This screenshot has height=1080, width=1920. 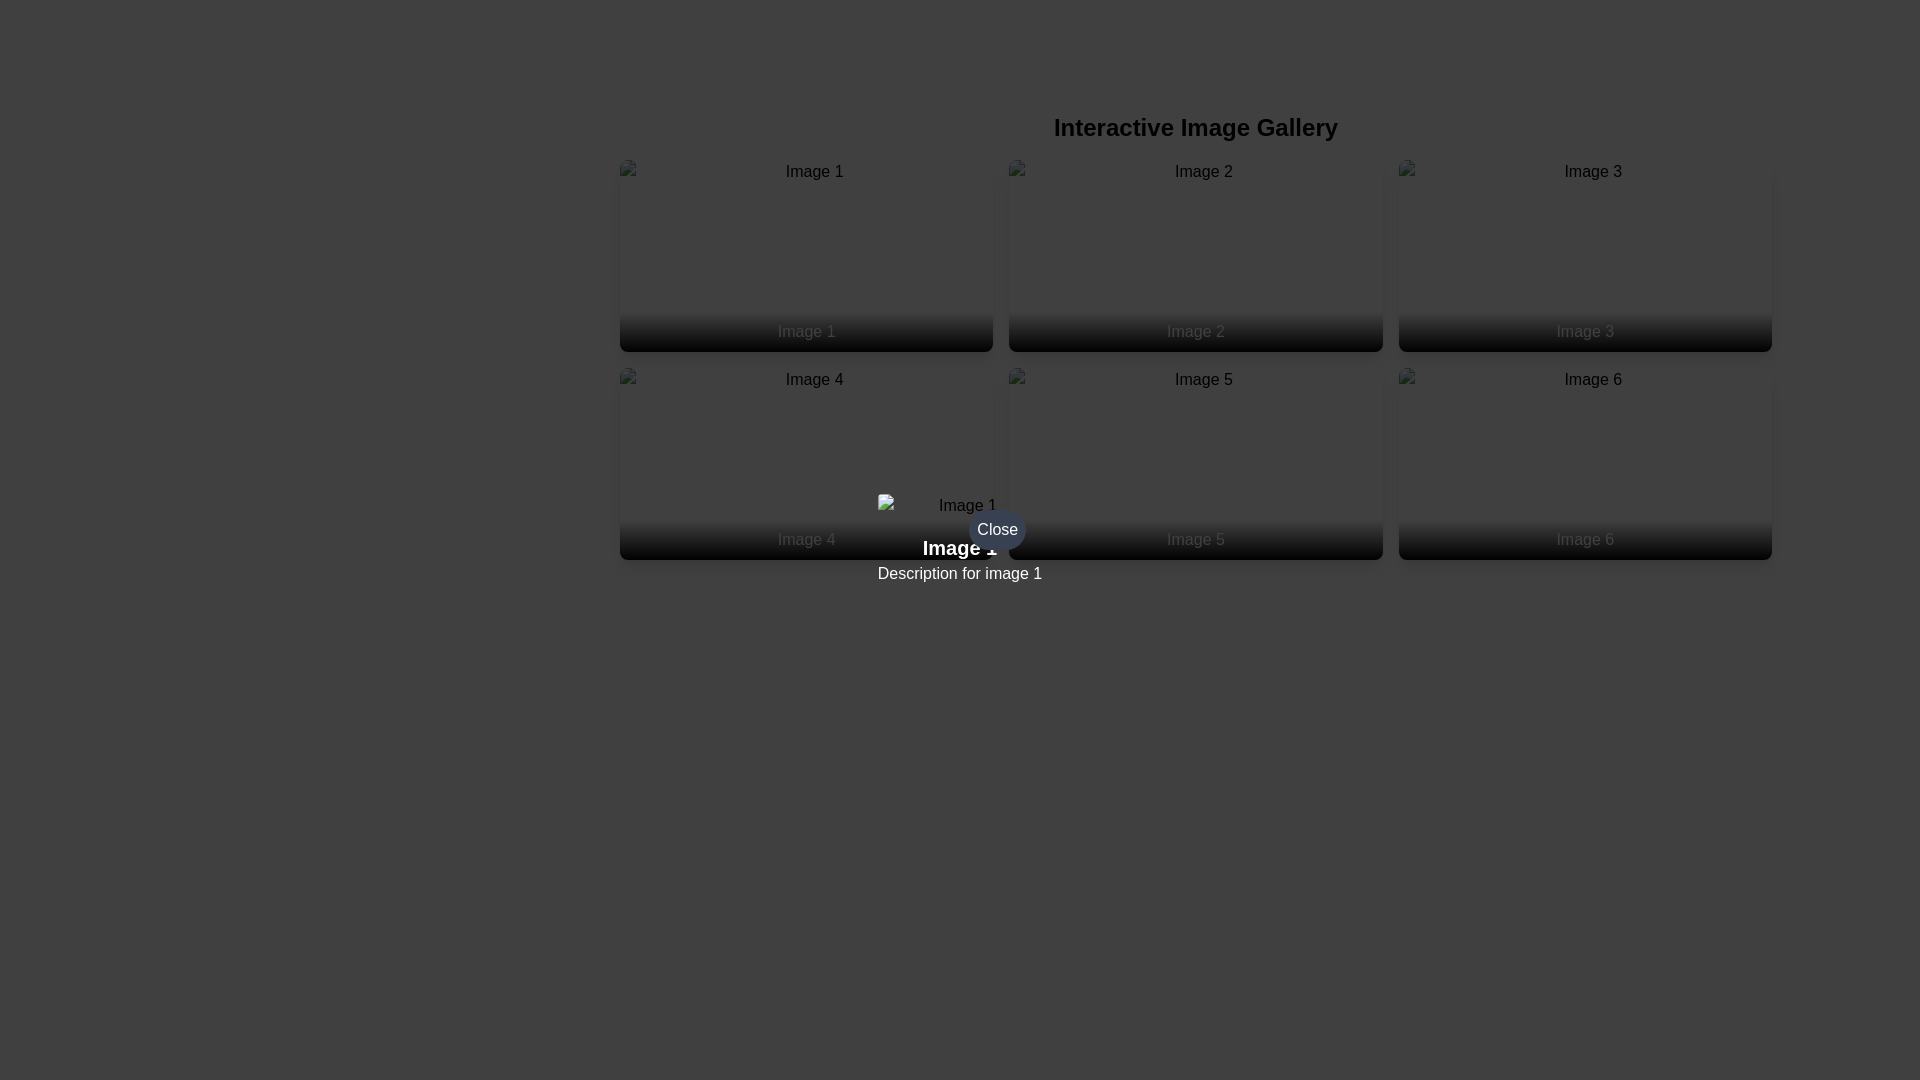 I want to click on text content of the bottom text overlay labeled 'Image 1', which is styled in bold sans-serif font and has a gradient background from black to transparent, so click(x=806, y=330).